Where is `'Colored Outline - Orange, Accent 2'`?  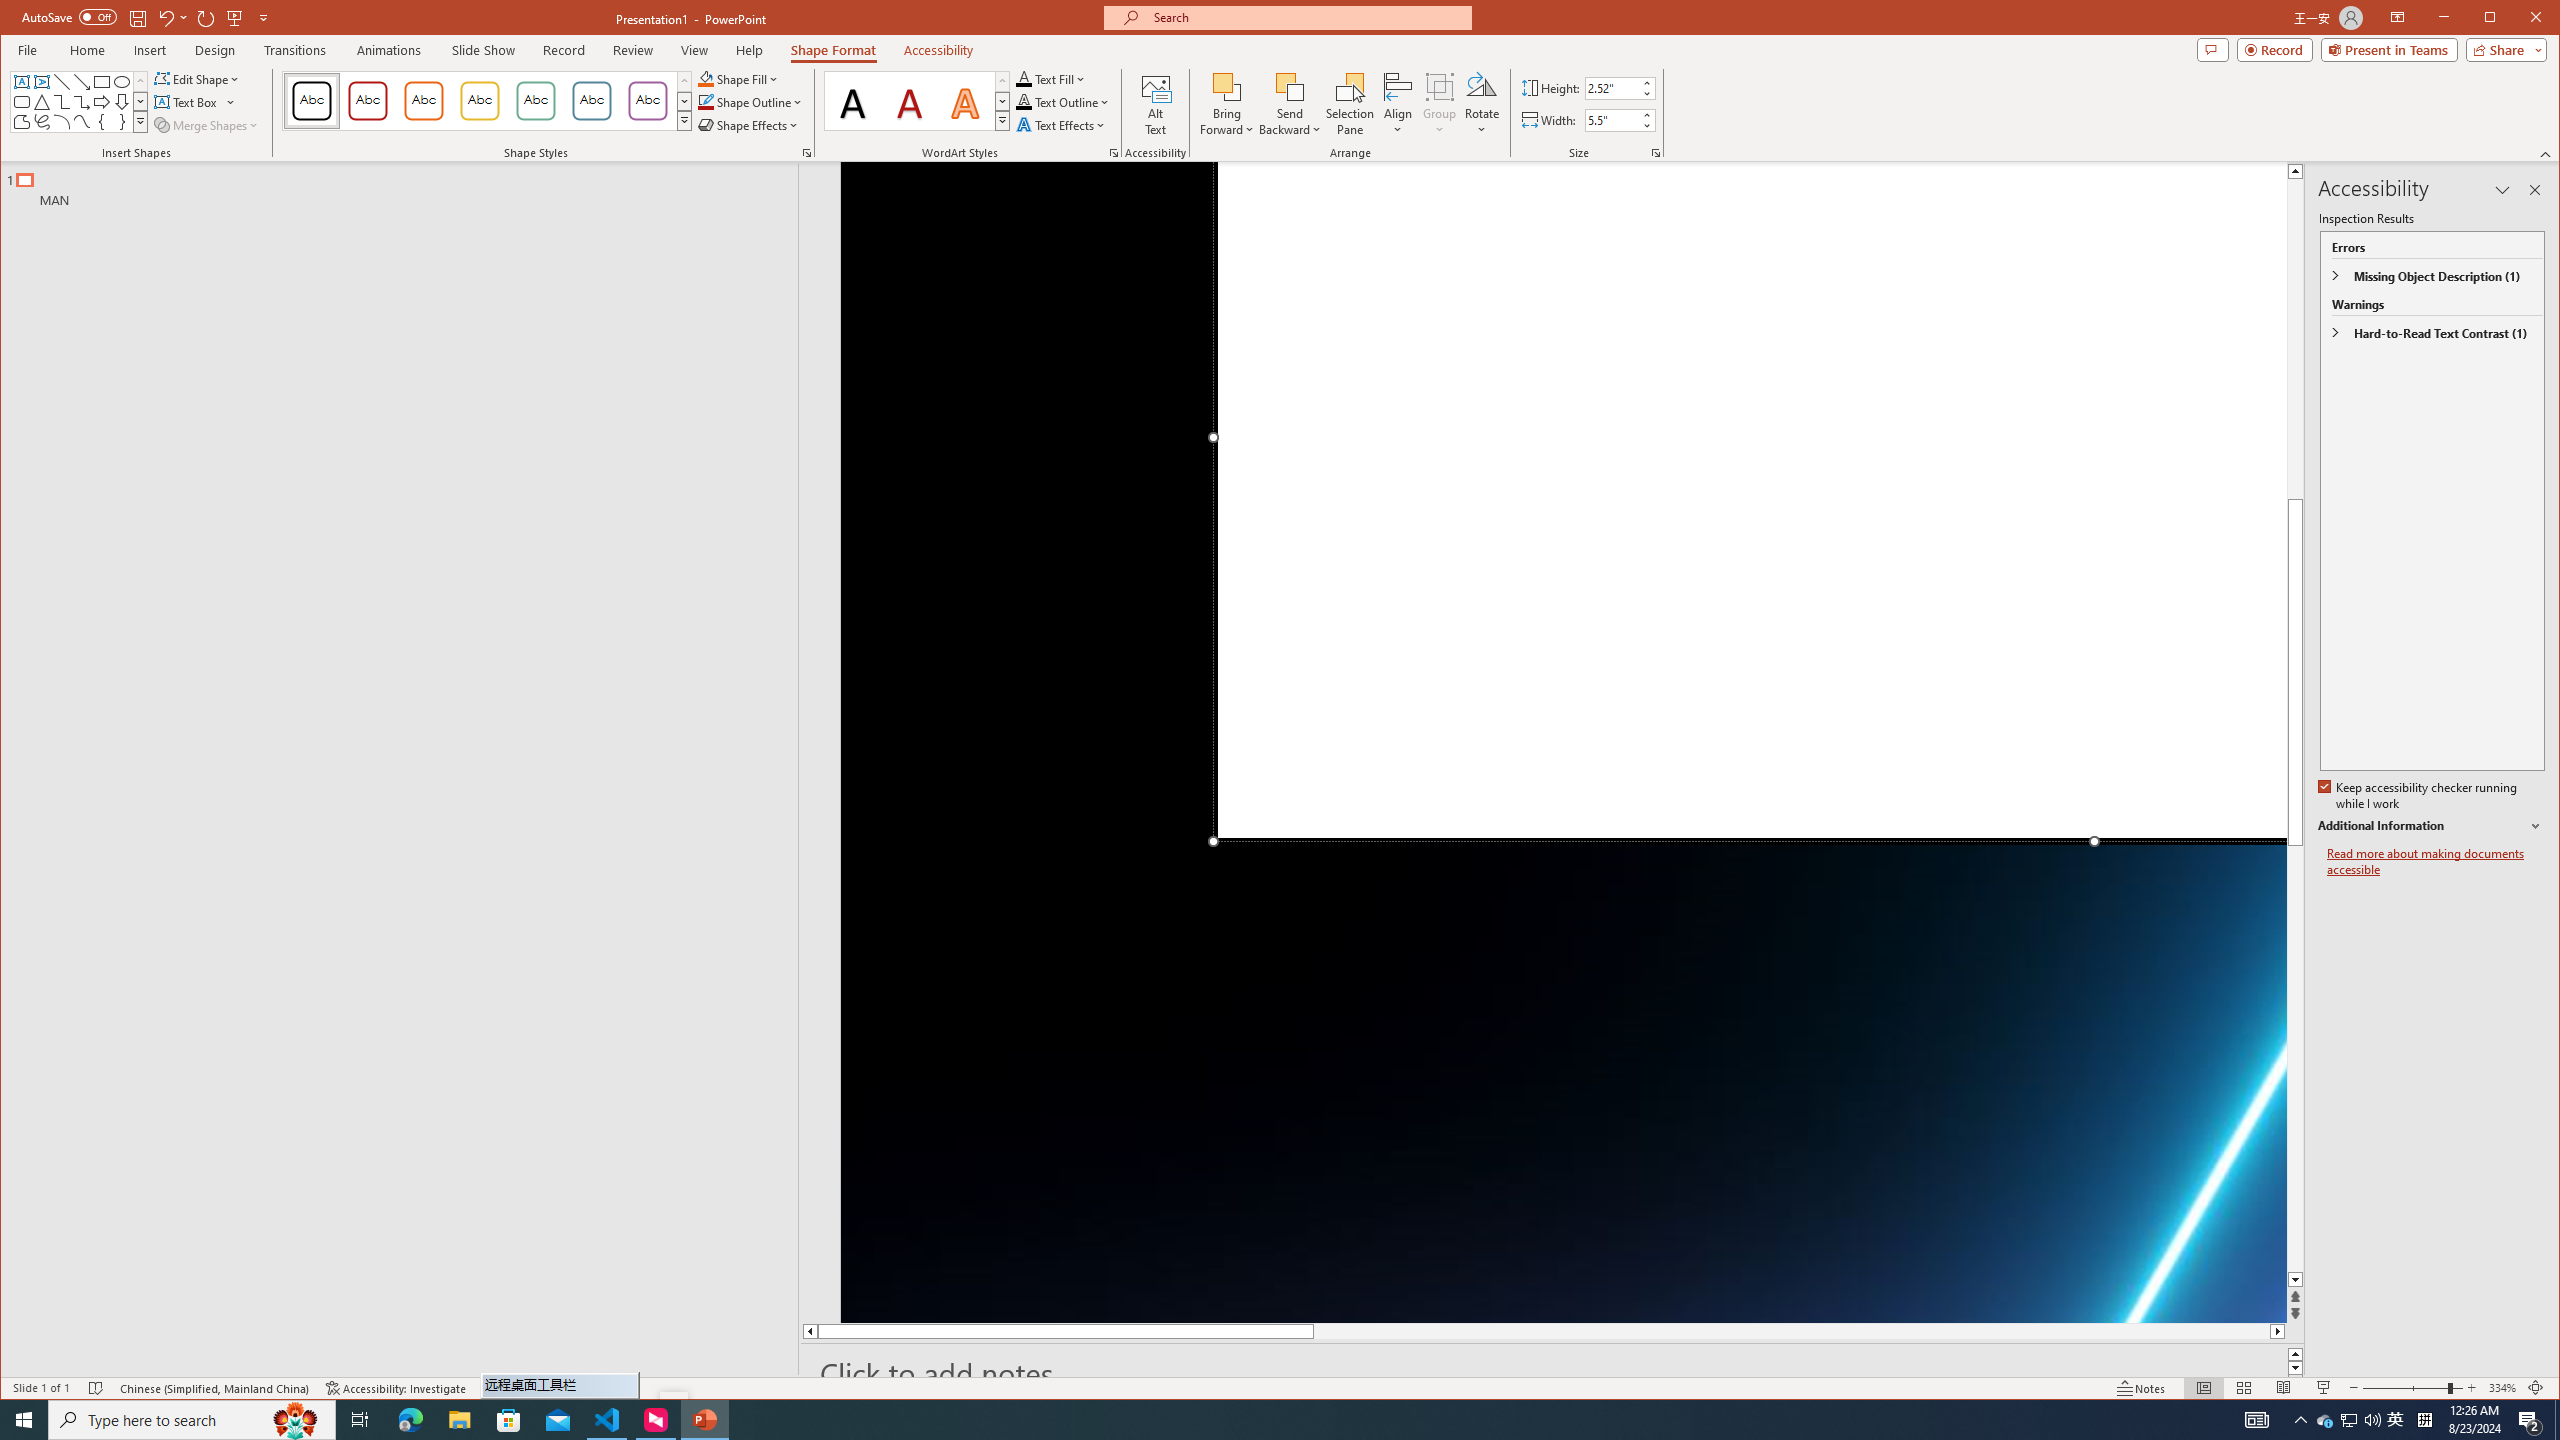 'Colored Outline - Orange, Accent 2' is located at coordinates (423, 100).